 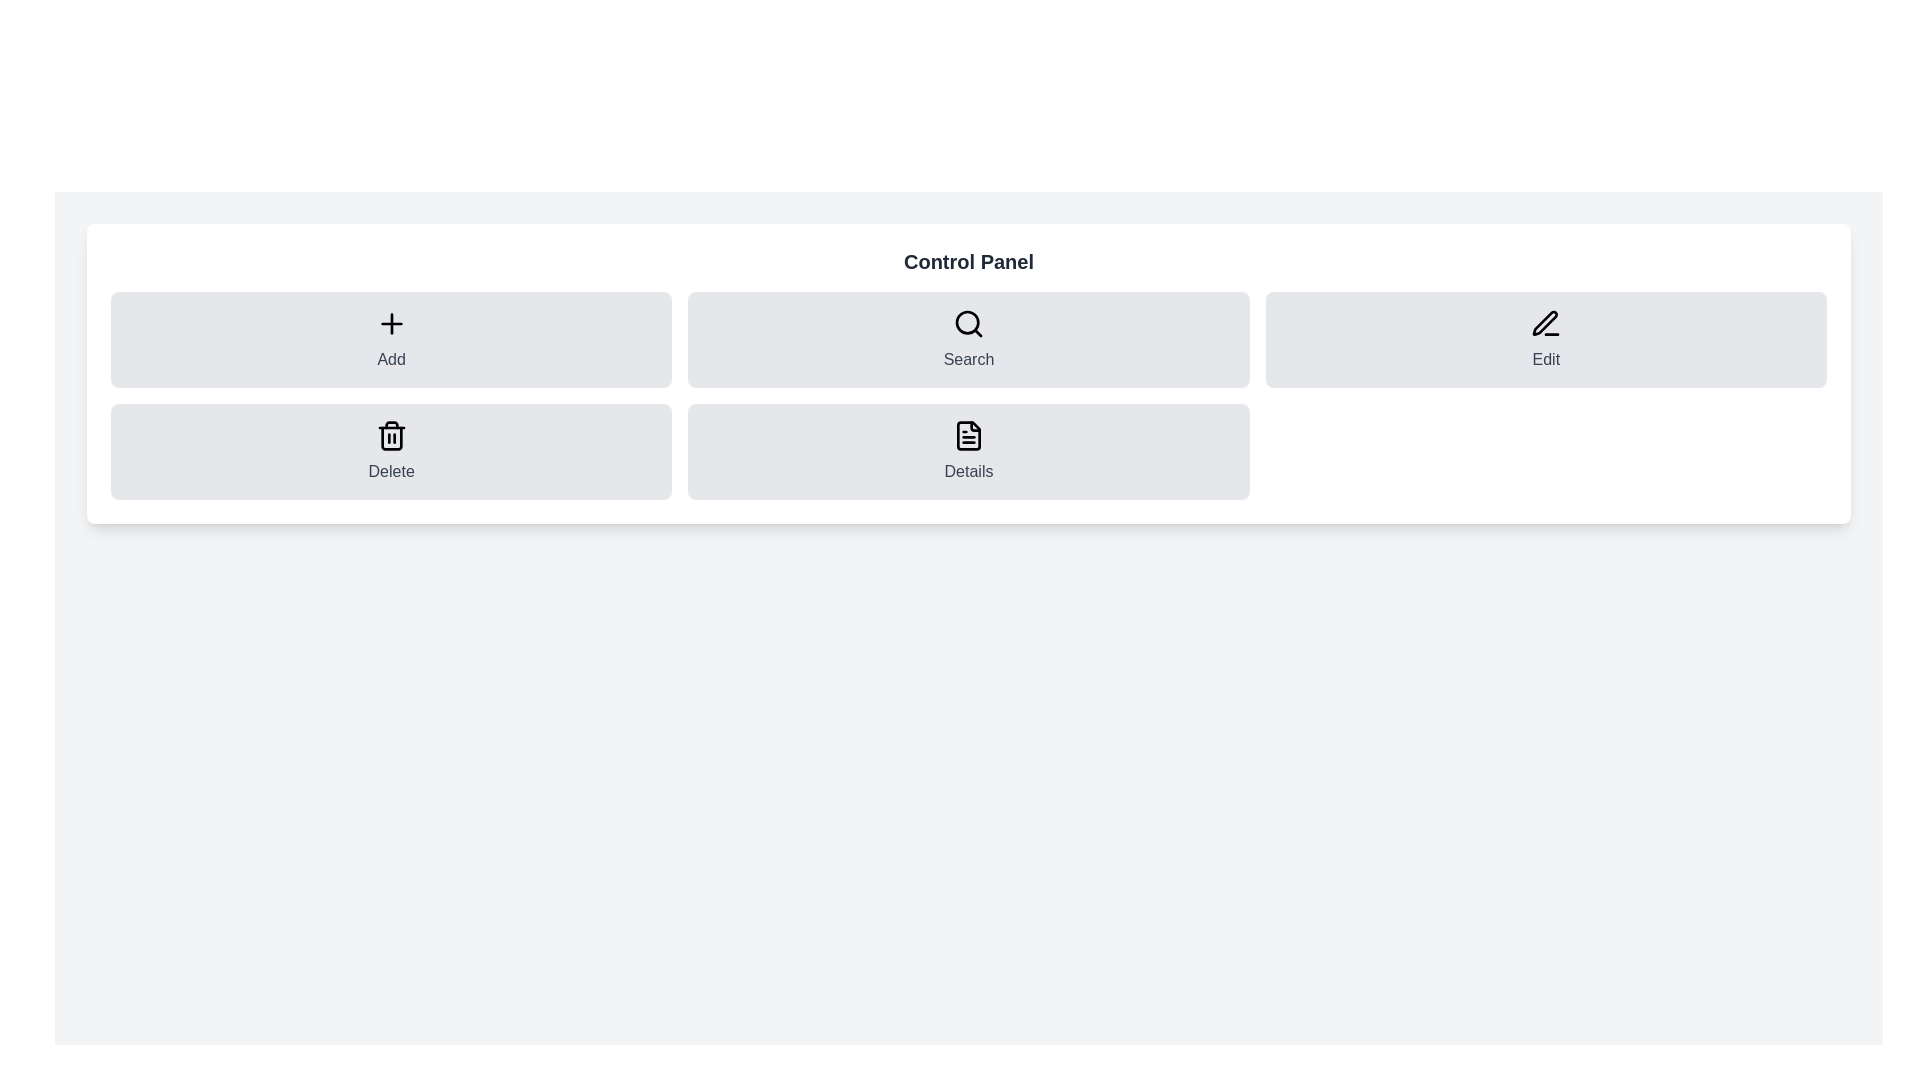 I want to click on the search button located between 'Add' and 'Edit' in the top row of the button grid, so click(x=969, y=338).